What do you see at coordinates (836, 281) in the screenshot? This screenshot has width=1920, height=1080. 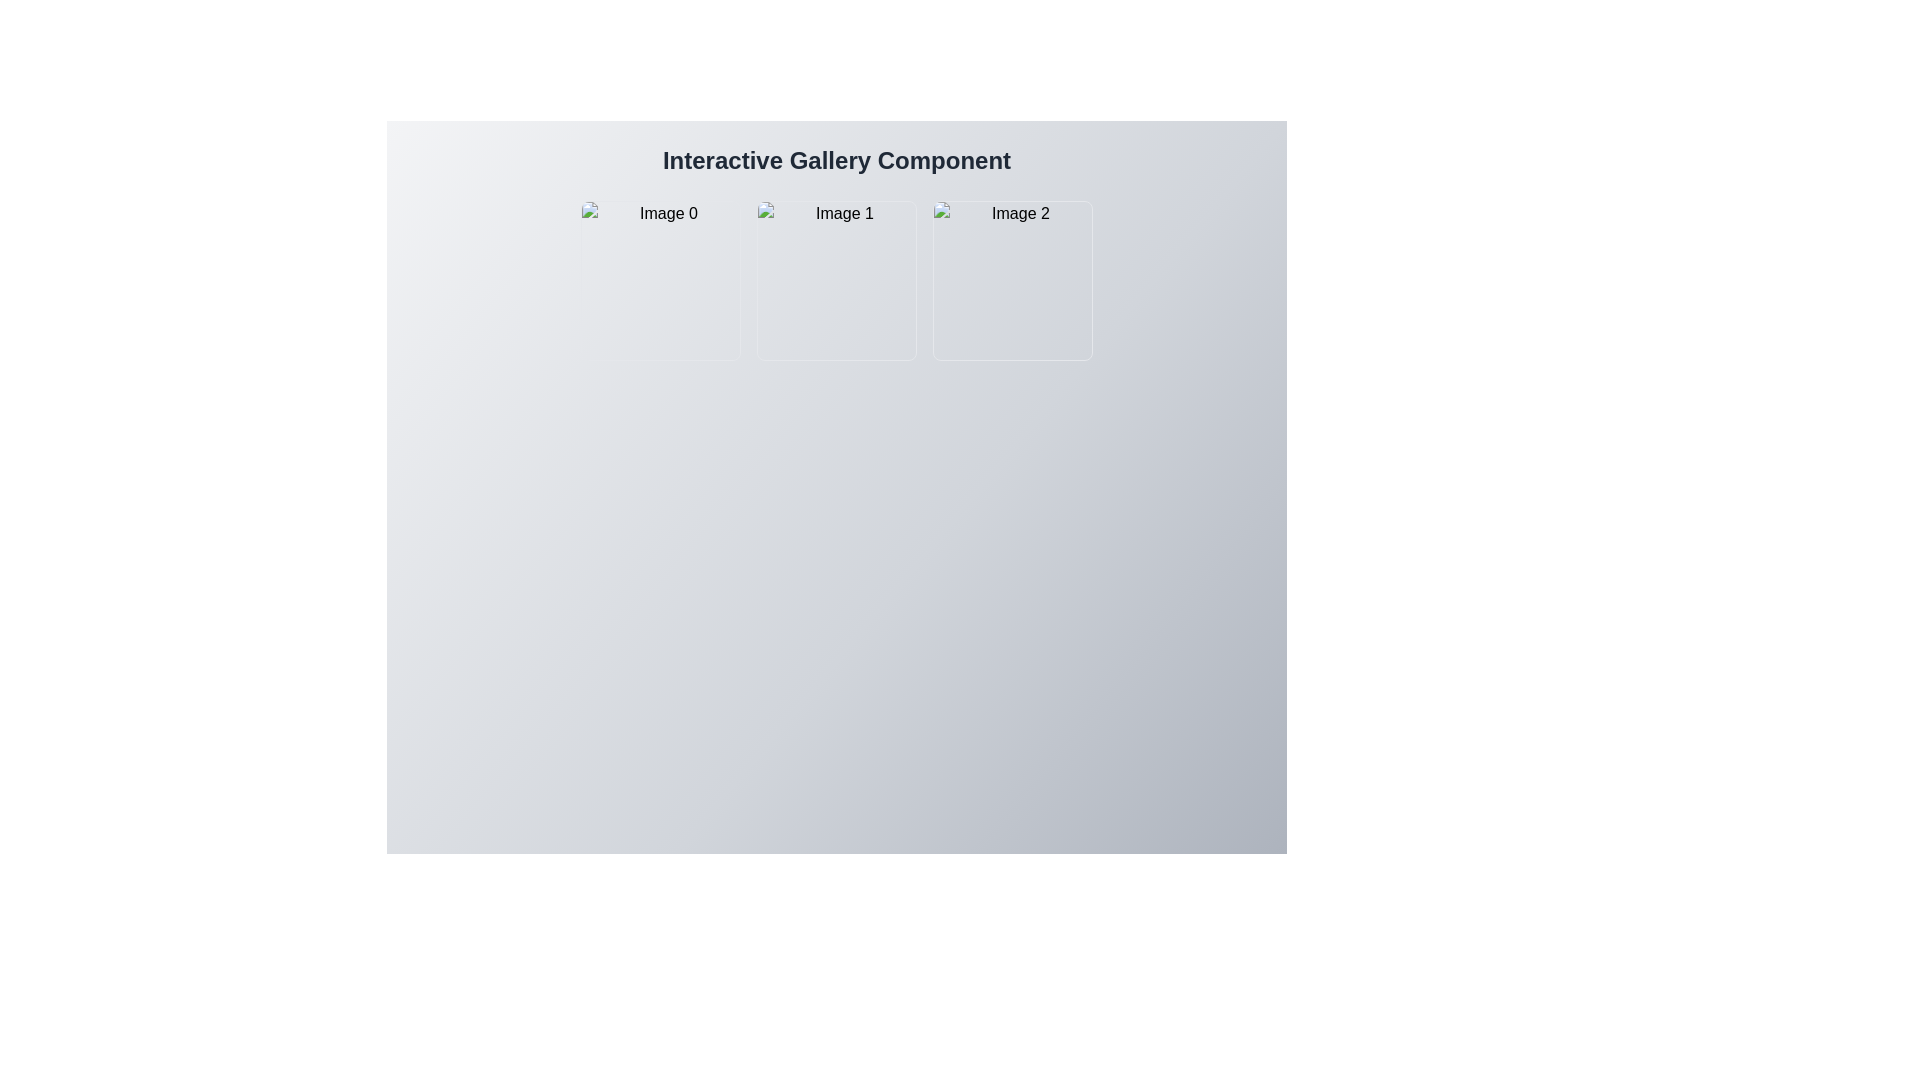 I see `the interactive thumbnail image labeled 'Image 1'` at bounding box center [836, 281].